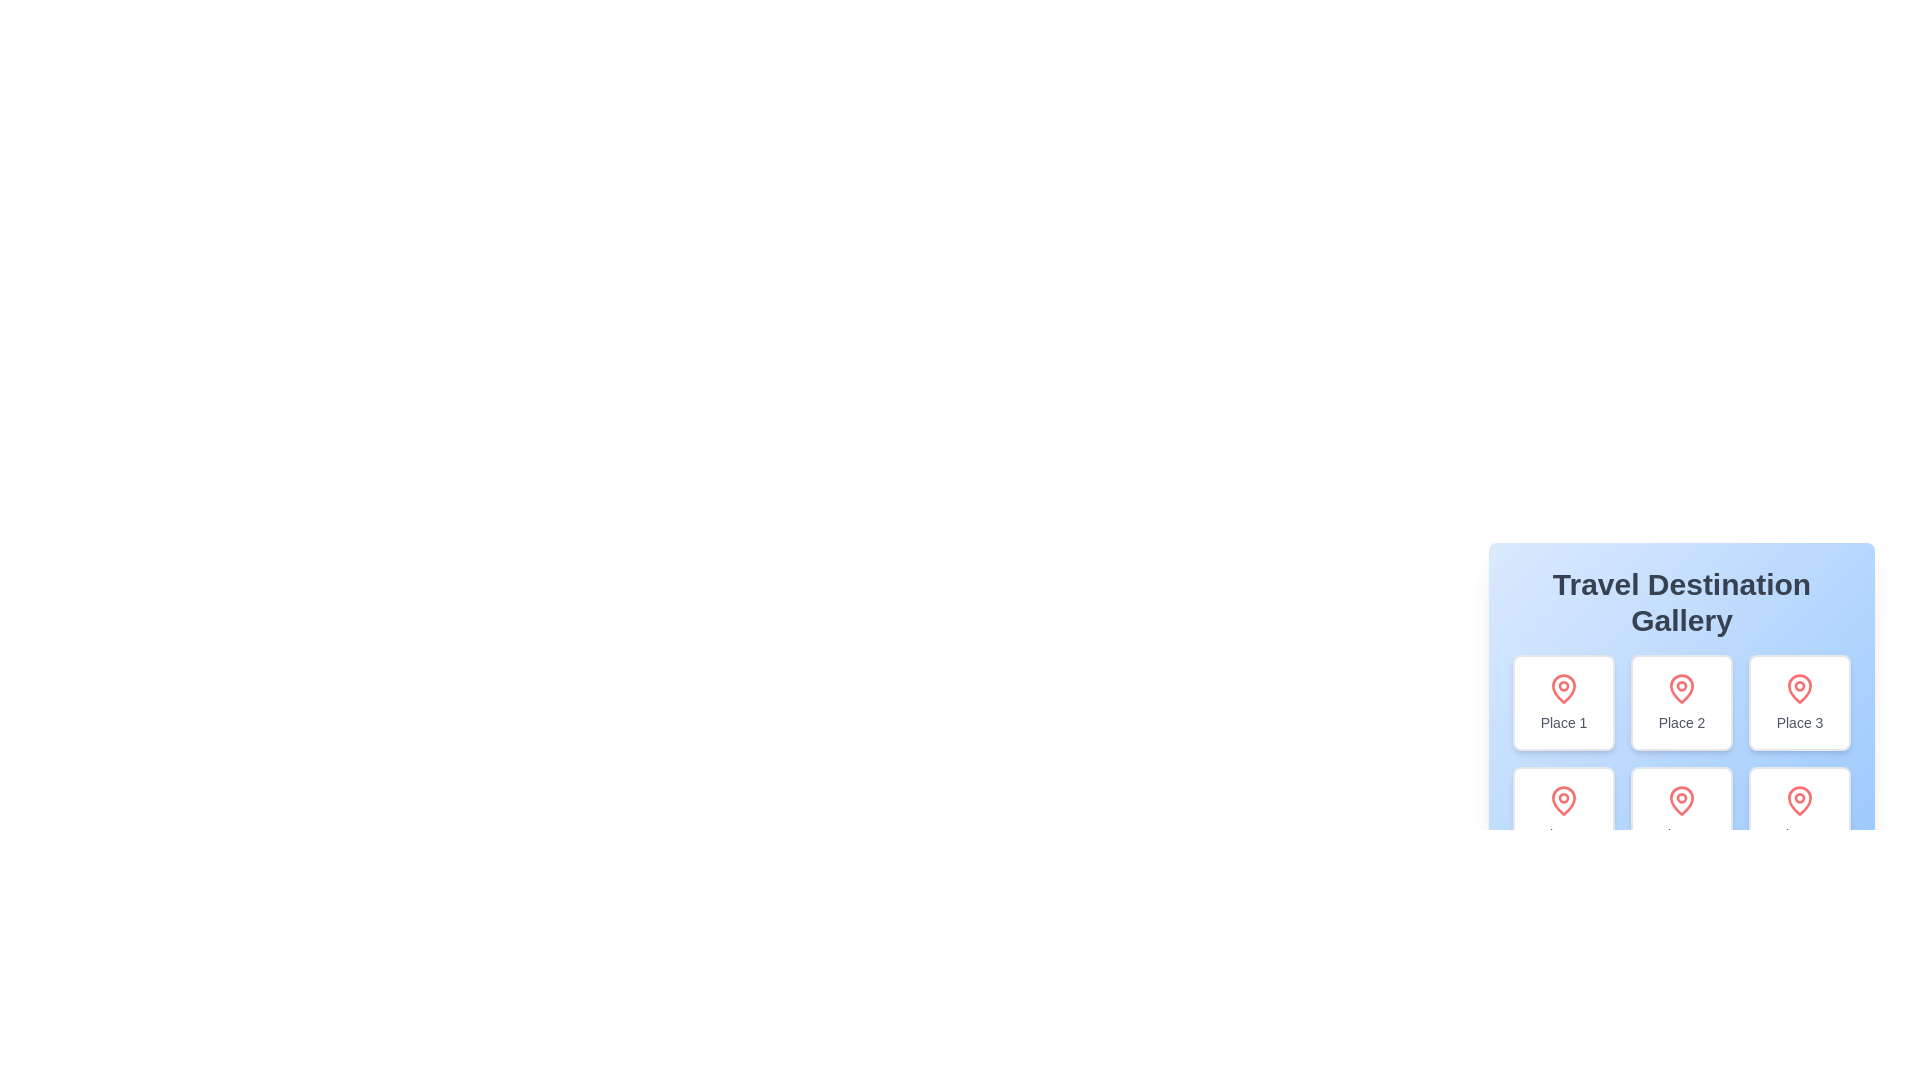 The height and width of the screenshot is (1080, 1920). Describe the element at coordinates (1563, 722) in the screenshot. I see `text label that serves as a descriptive title for the place represented by the card, located below the red map pin icon in the gallery section` at that location.